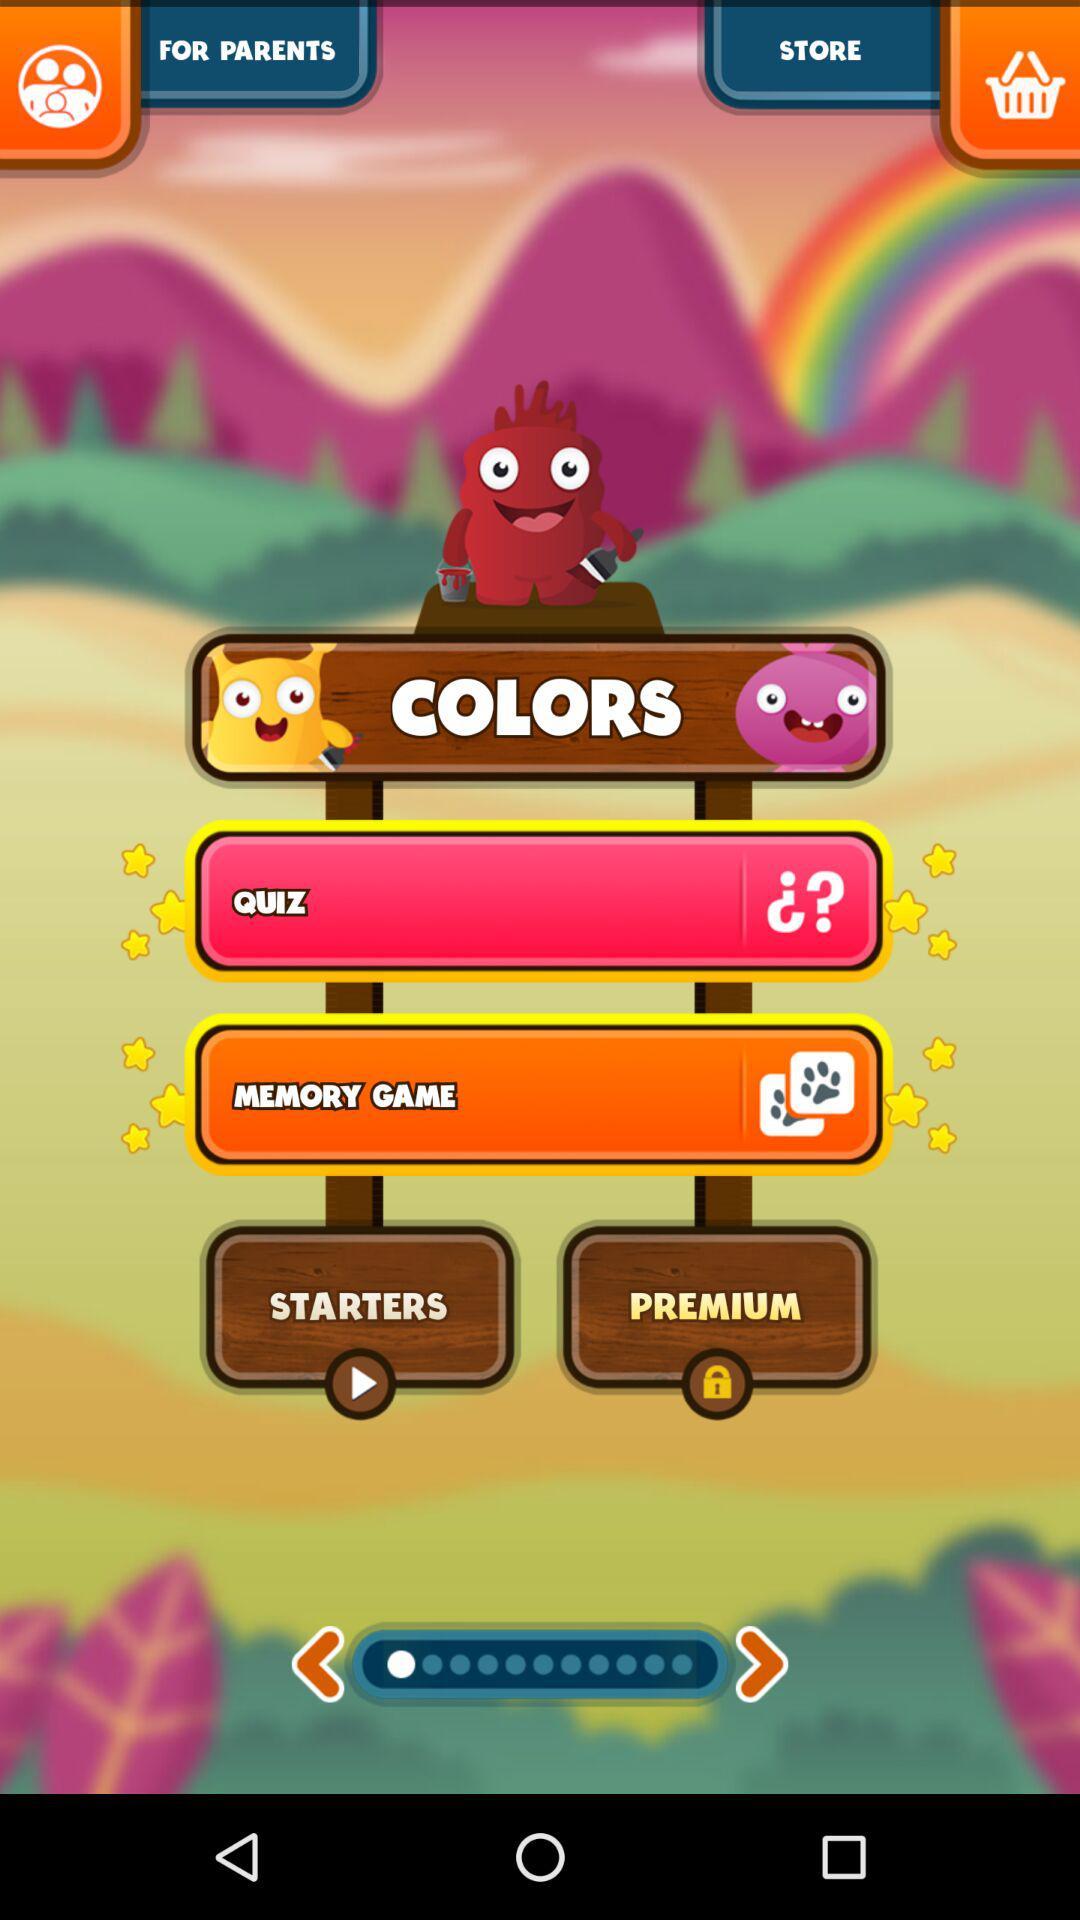 The width and height of the screenshot is (1080, 1920). Describe the element at coordinates (538, 1093) in the screenshot. I see `memory game` at that location.